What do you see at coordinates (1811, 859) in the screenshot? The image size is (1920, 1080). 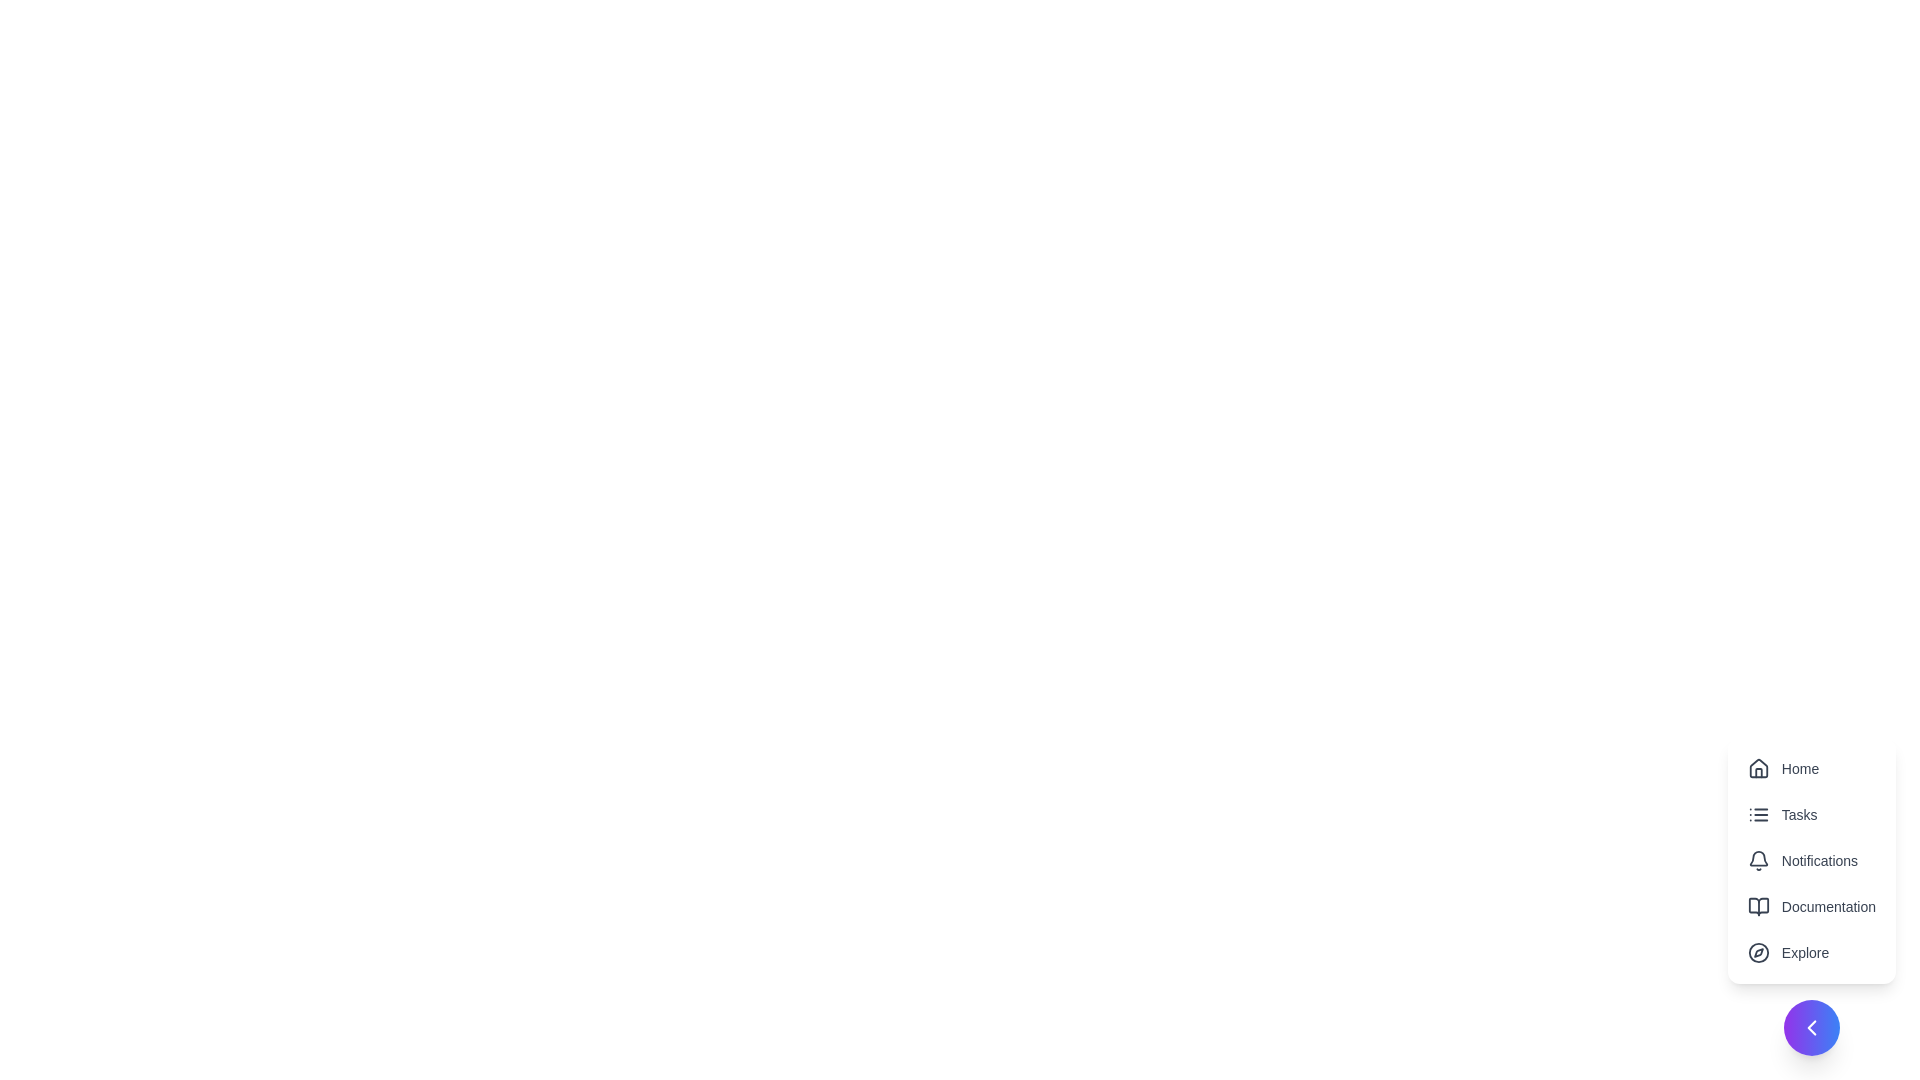 I see `the menu item Notifications from the speed dial options` at bounding box center [1811, 859].